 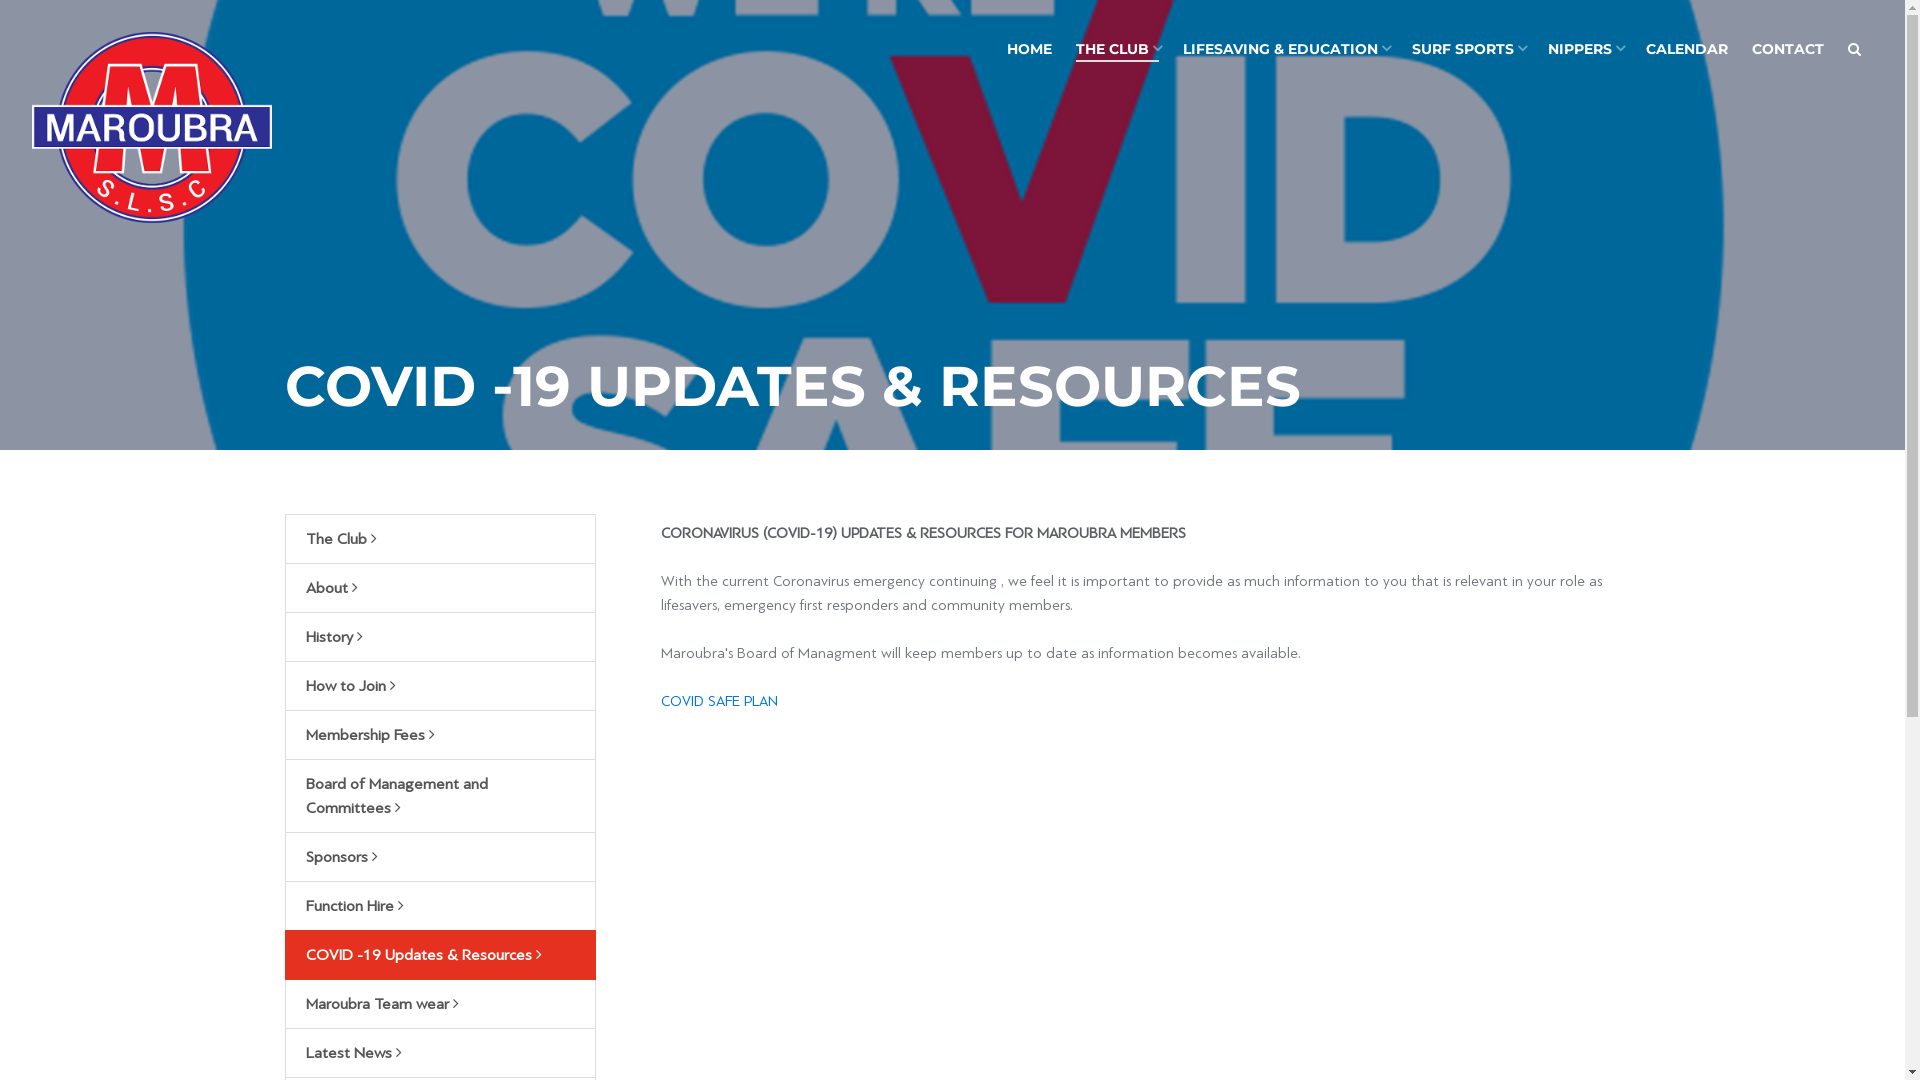 I want to click on 'HOME', so click(x=1029, y=48).